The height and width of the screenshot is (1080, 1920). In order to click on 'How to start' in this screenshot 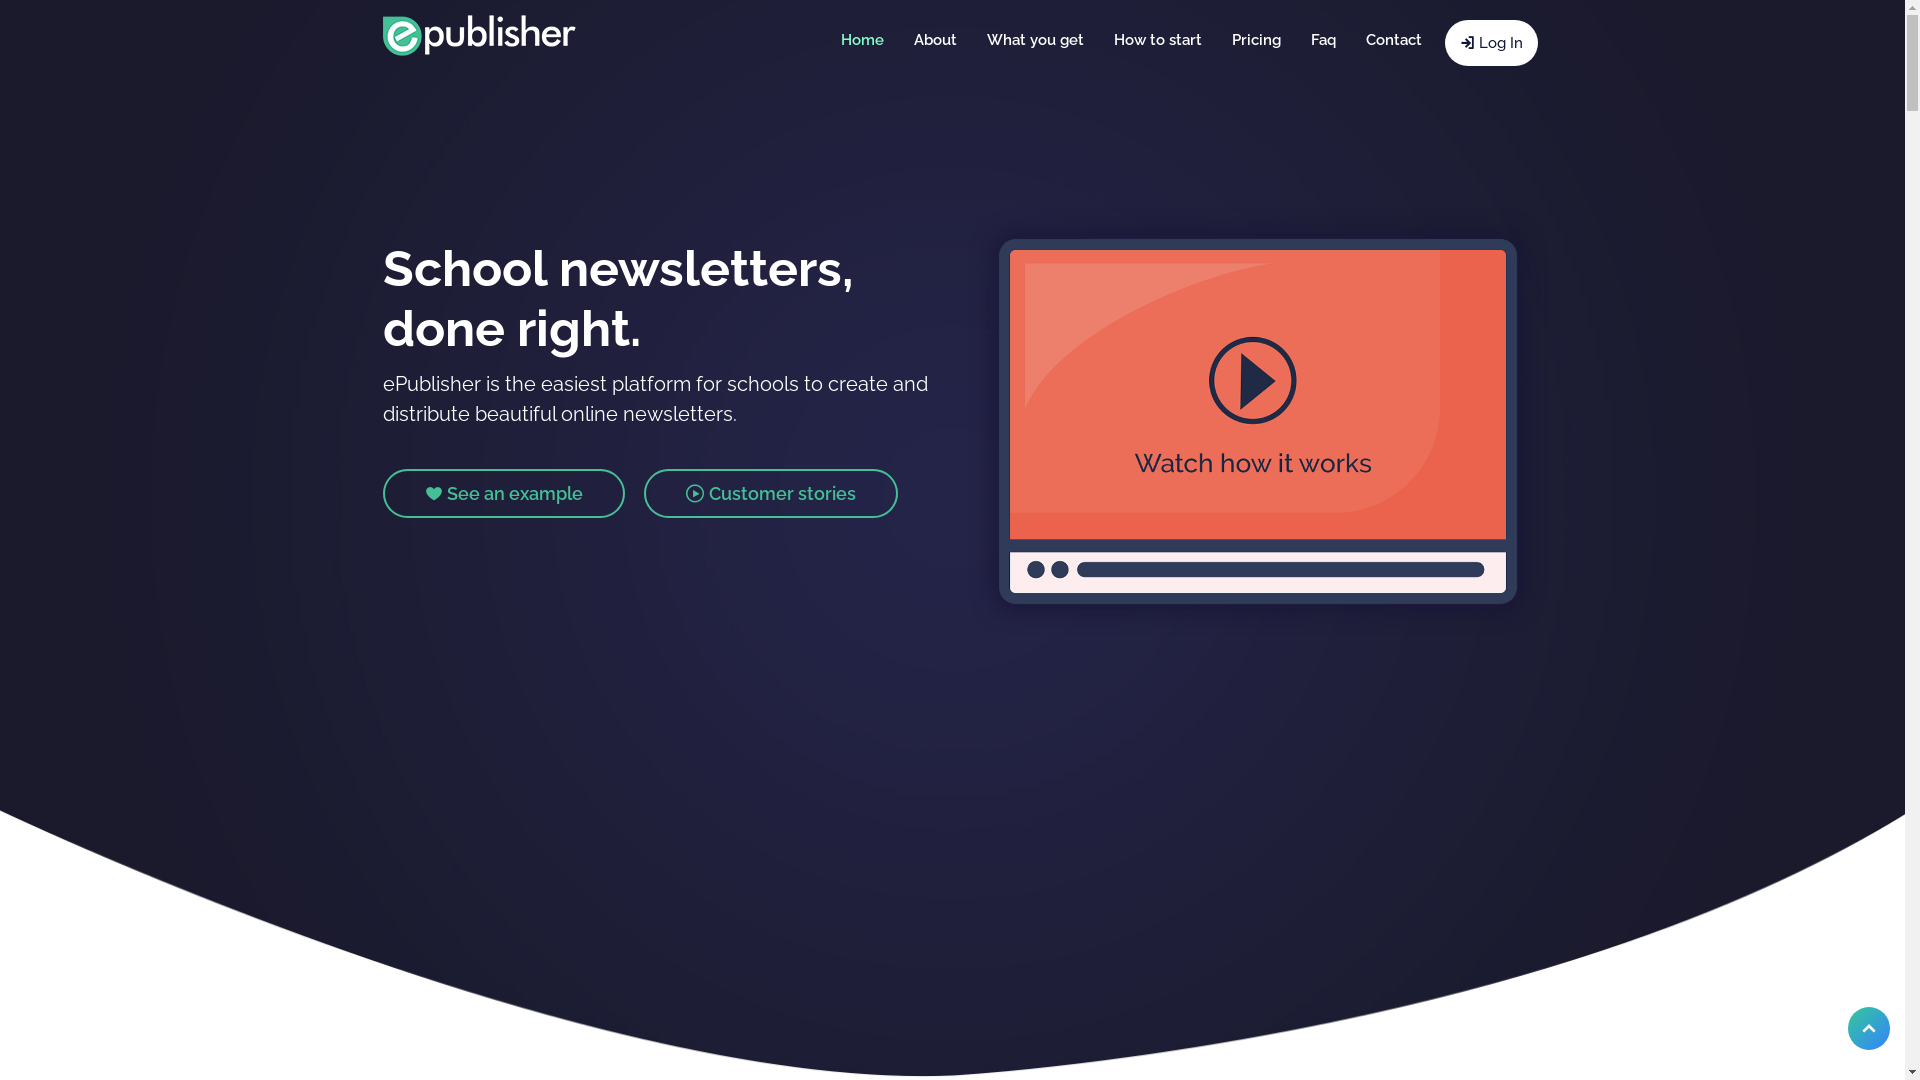, I will do `click(1097, 39)`.